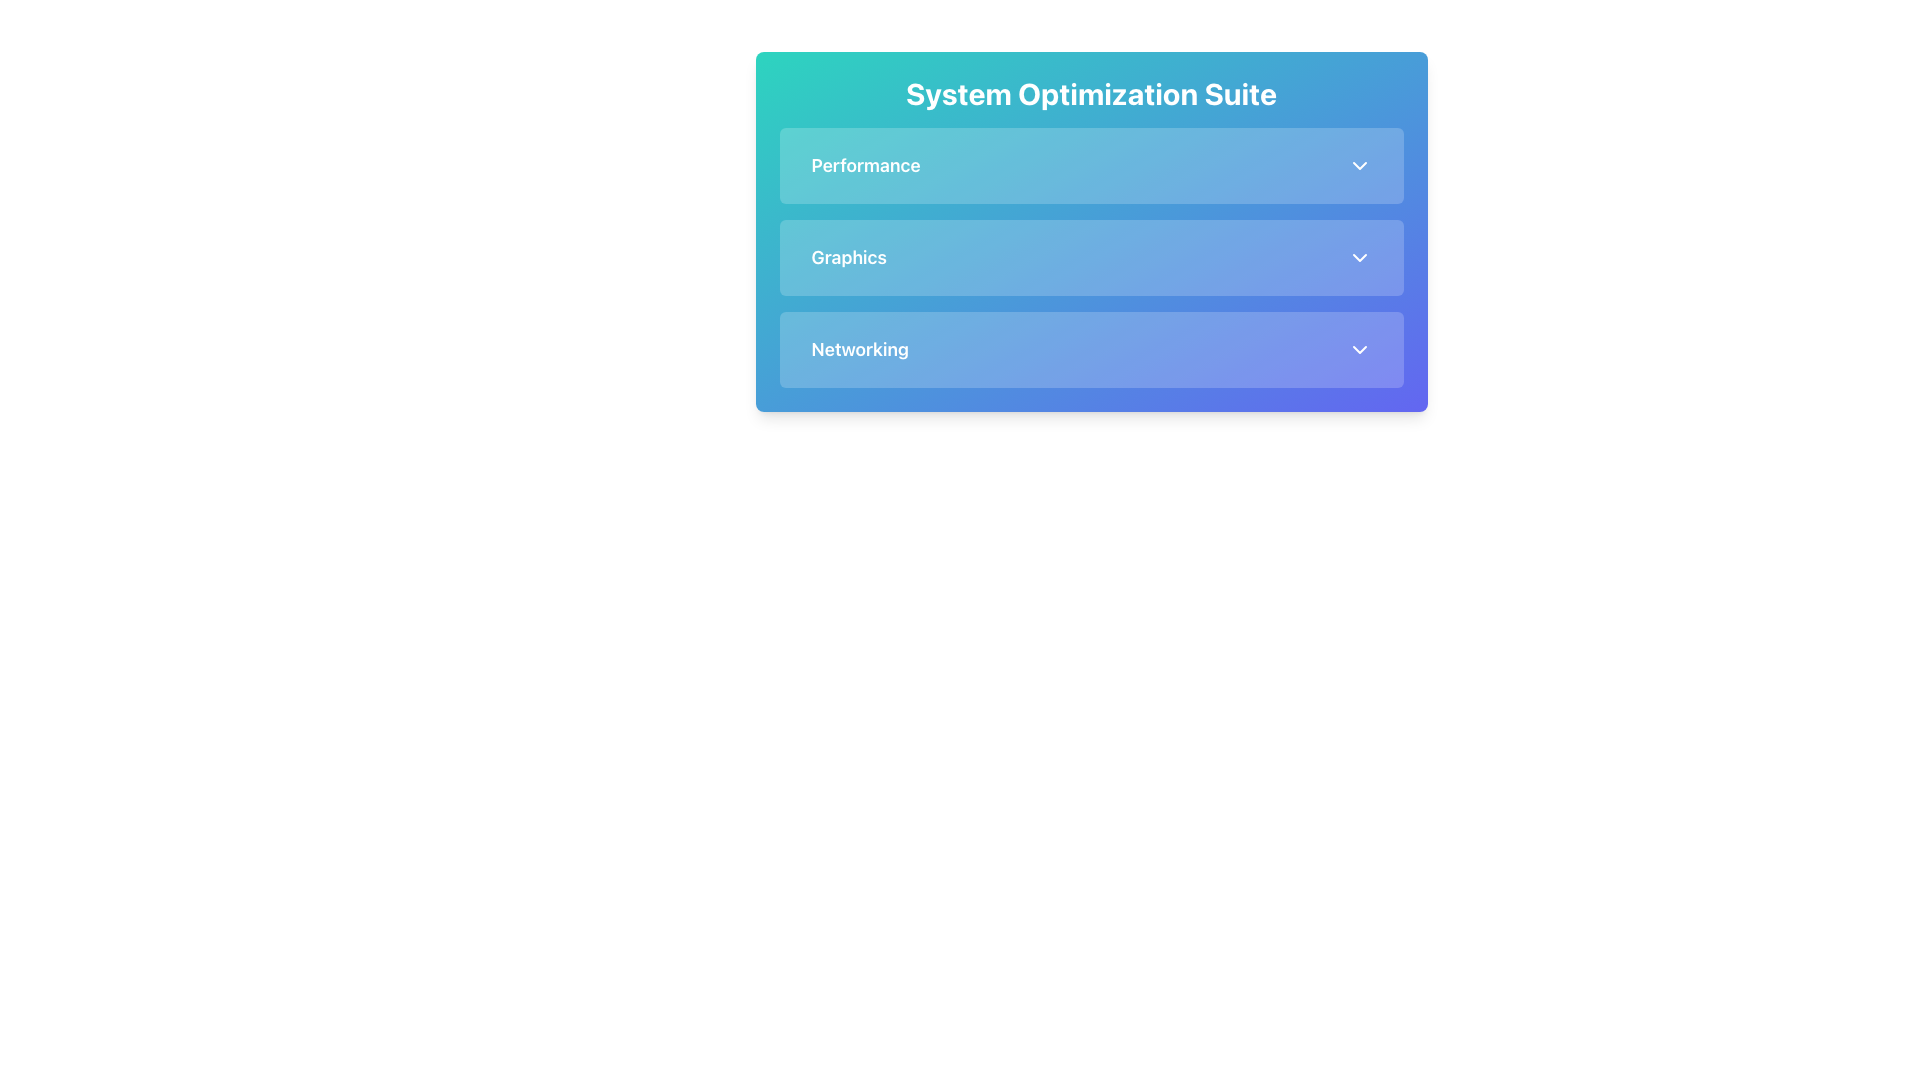  I want to click on the 'Graphics' button in the 'System Optimization Suite', so click(1090, 257).